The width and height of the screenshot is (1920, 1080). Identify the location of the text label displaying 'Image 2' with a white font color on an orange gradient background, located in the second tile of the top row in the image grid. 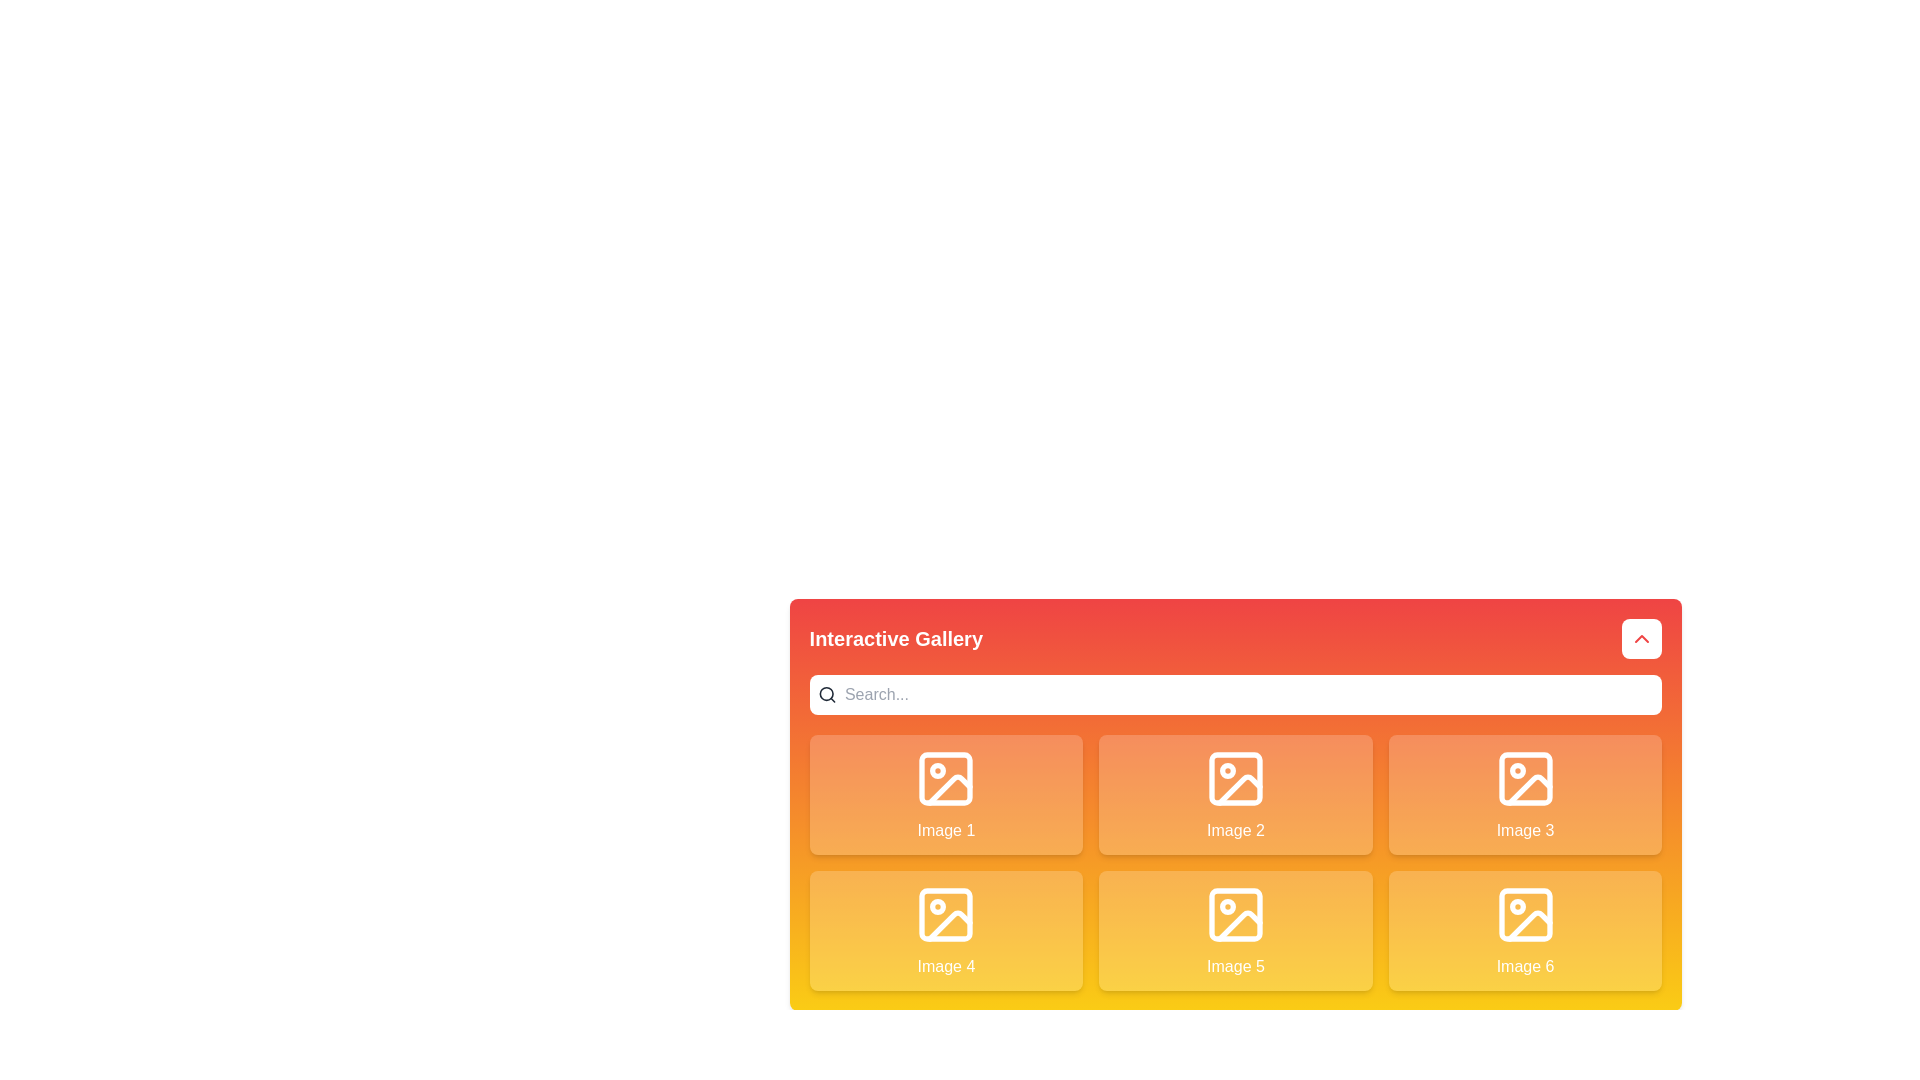
(1234, 830).